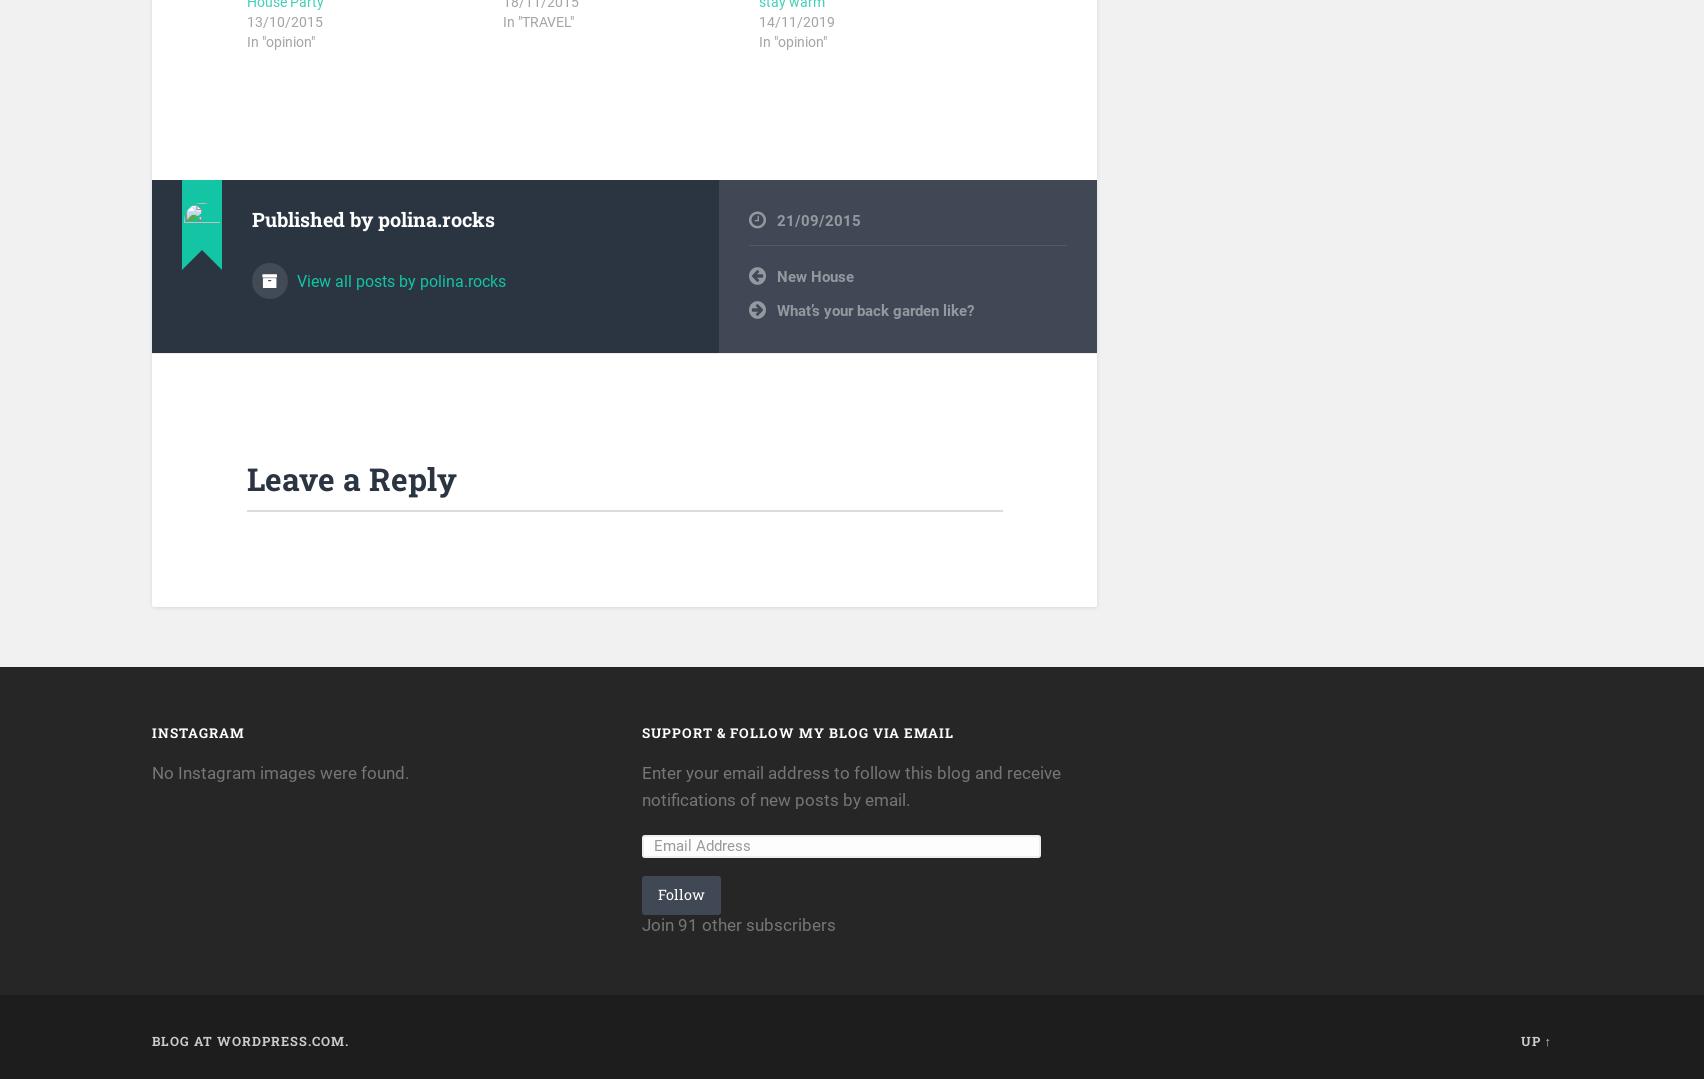 Image resolution: width=1704 pixels, height=1079 pixels. Describe the element at coordinates (804, 276) in the screenshot. I see `'Thinking Out Loud'` at that location.